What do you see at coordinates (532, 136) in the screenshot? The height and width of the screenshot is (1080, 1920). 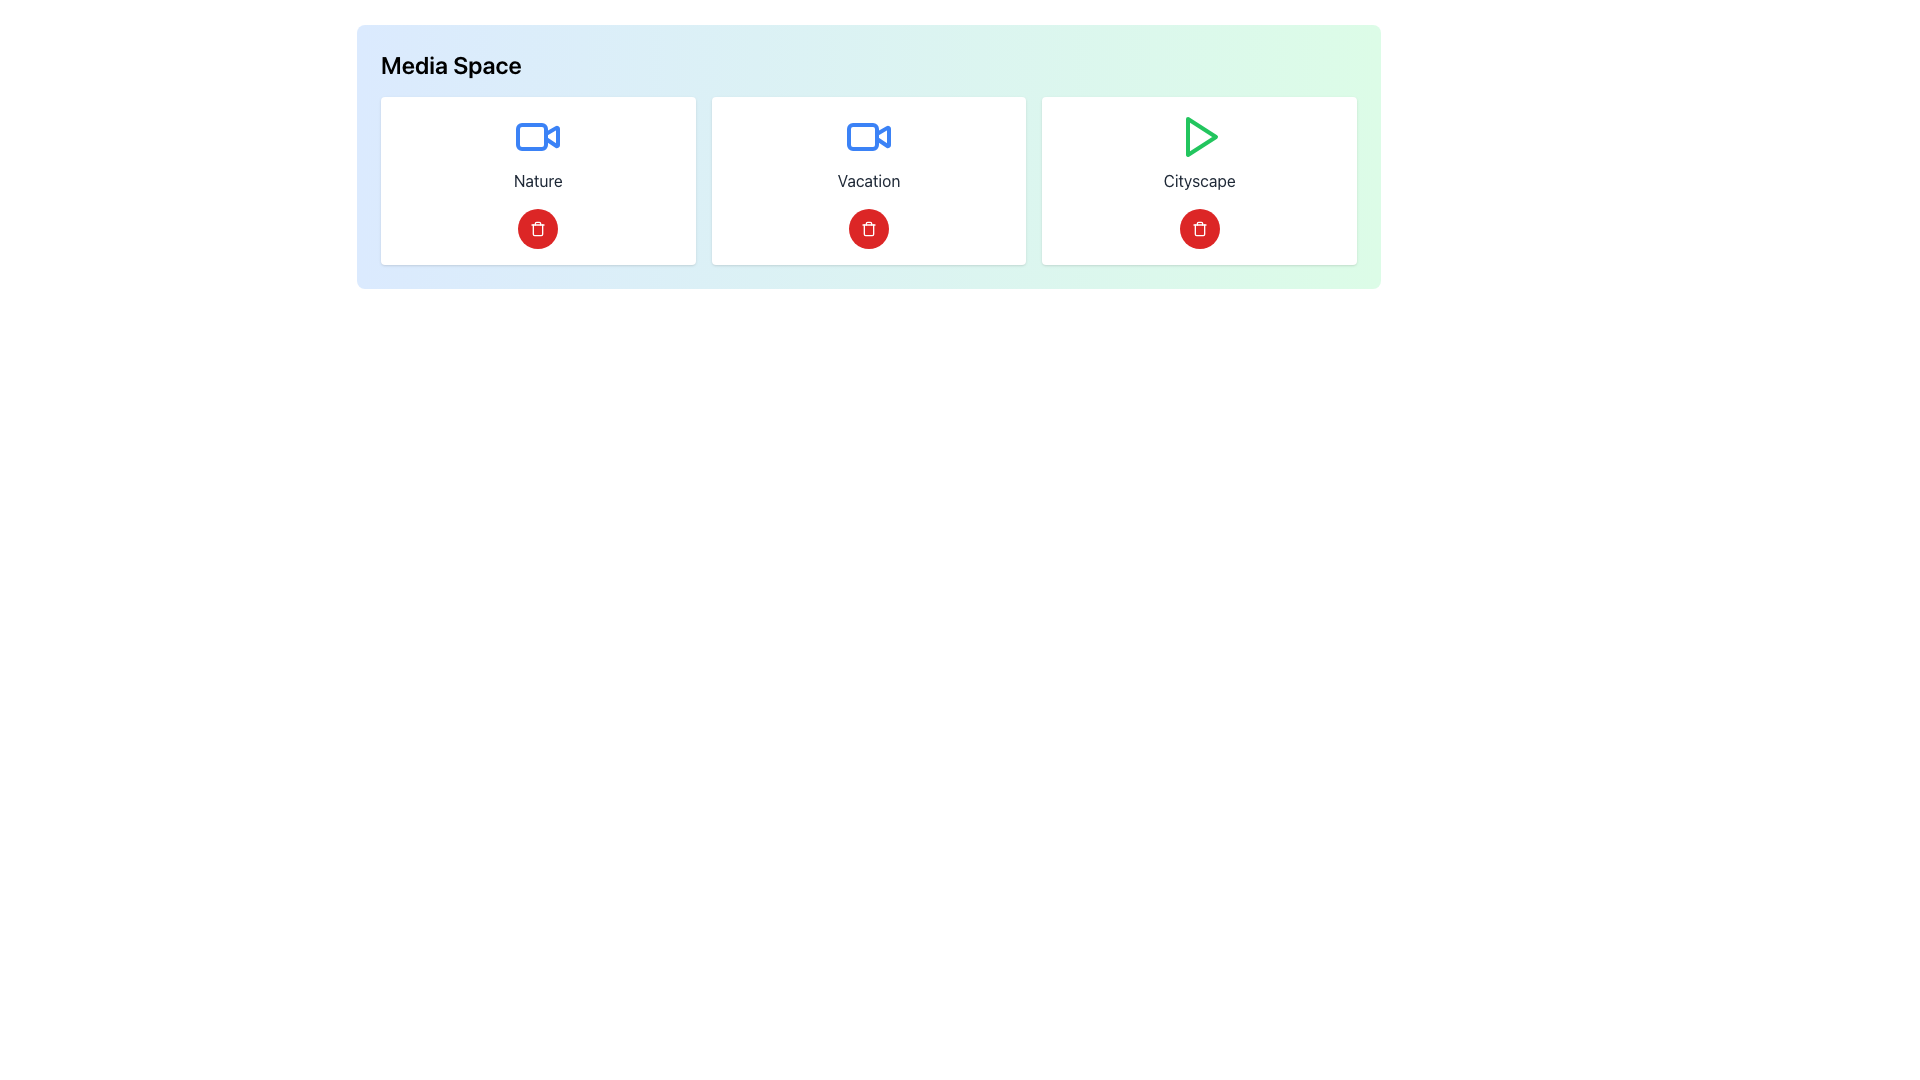 I see `decorative background SVG Rectangle of the video icon above the title 'Nature', which is centered in the first card of the horizontal row of cards` at bounding box center [532, 136].